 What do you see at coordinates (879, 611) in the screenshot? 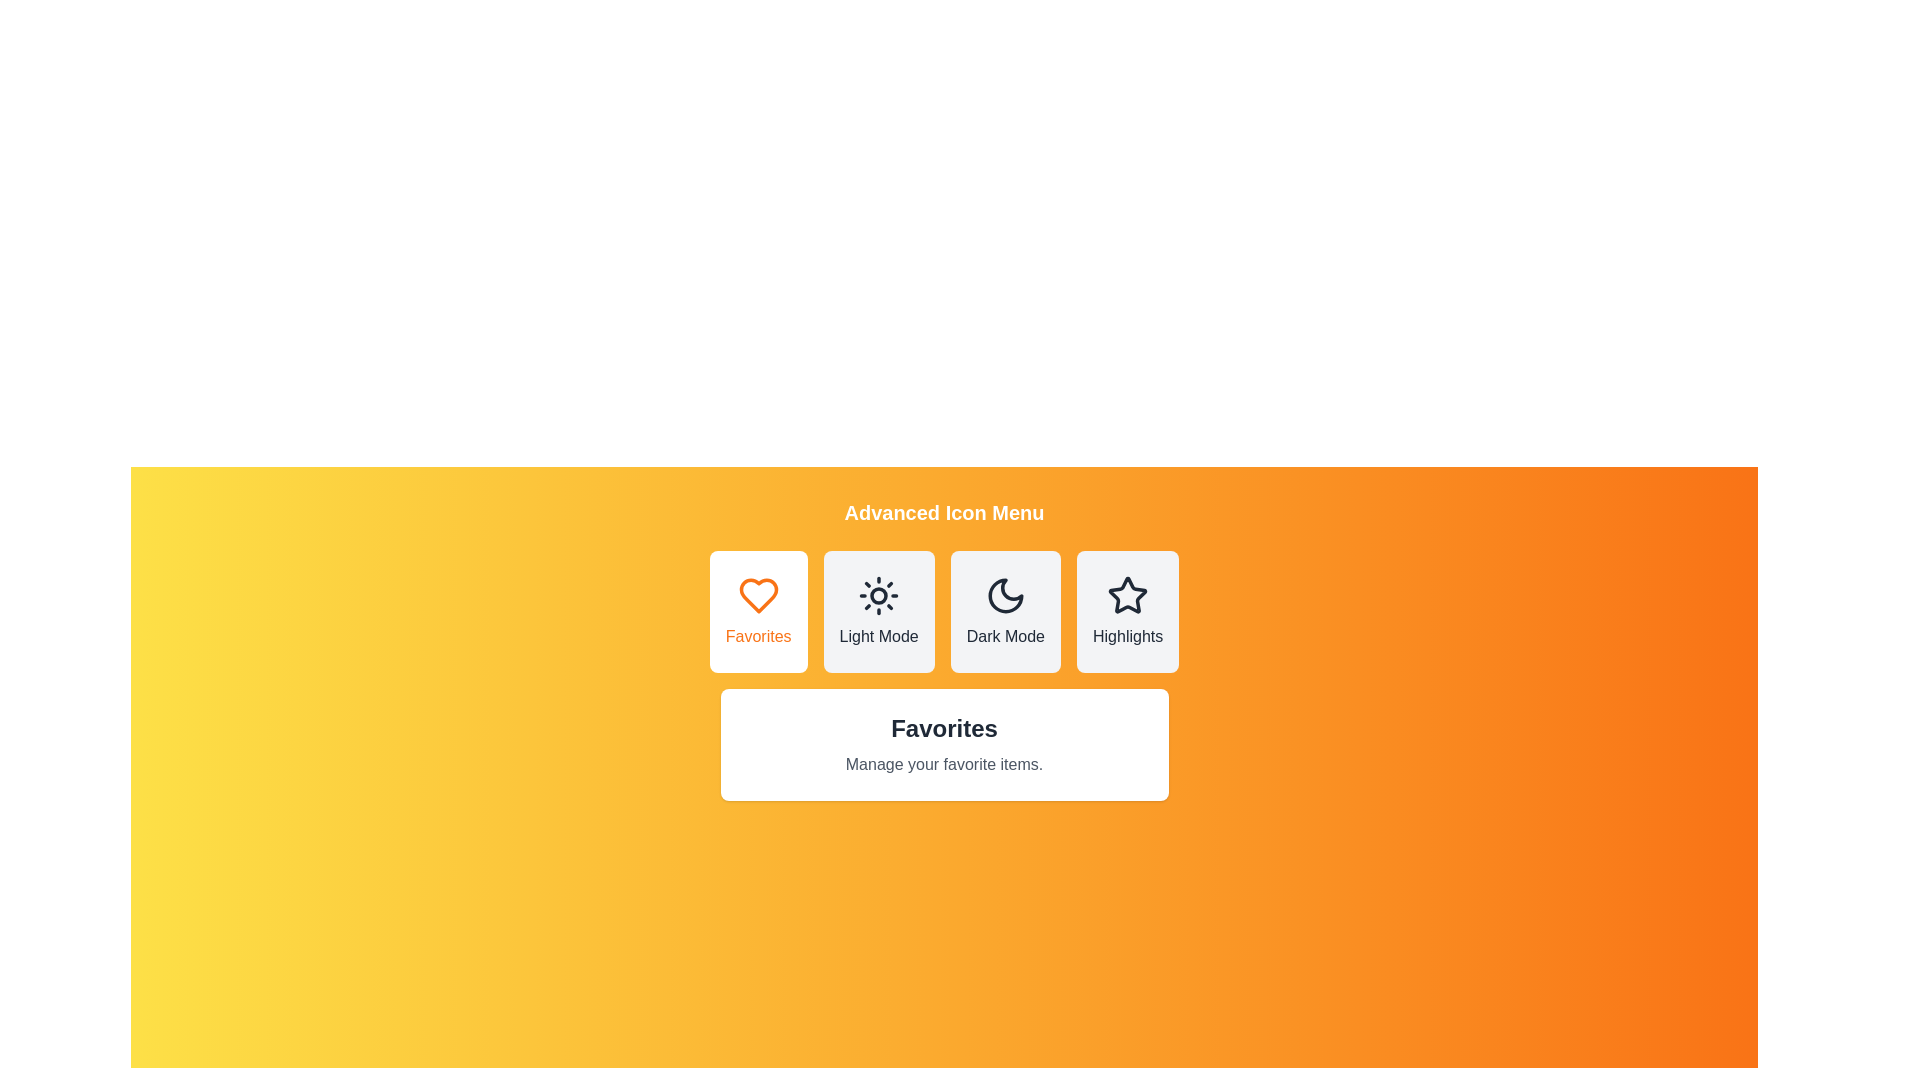
I see `the rectangular button labeled 'Light Mode' with a light gray background and a sun icon` at bounding box center [879, 611].